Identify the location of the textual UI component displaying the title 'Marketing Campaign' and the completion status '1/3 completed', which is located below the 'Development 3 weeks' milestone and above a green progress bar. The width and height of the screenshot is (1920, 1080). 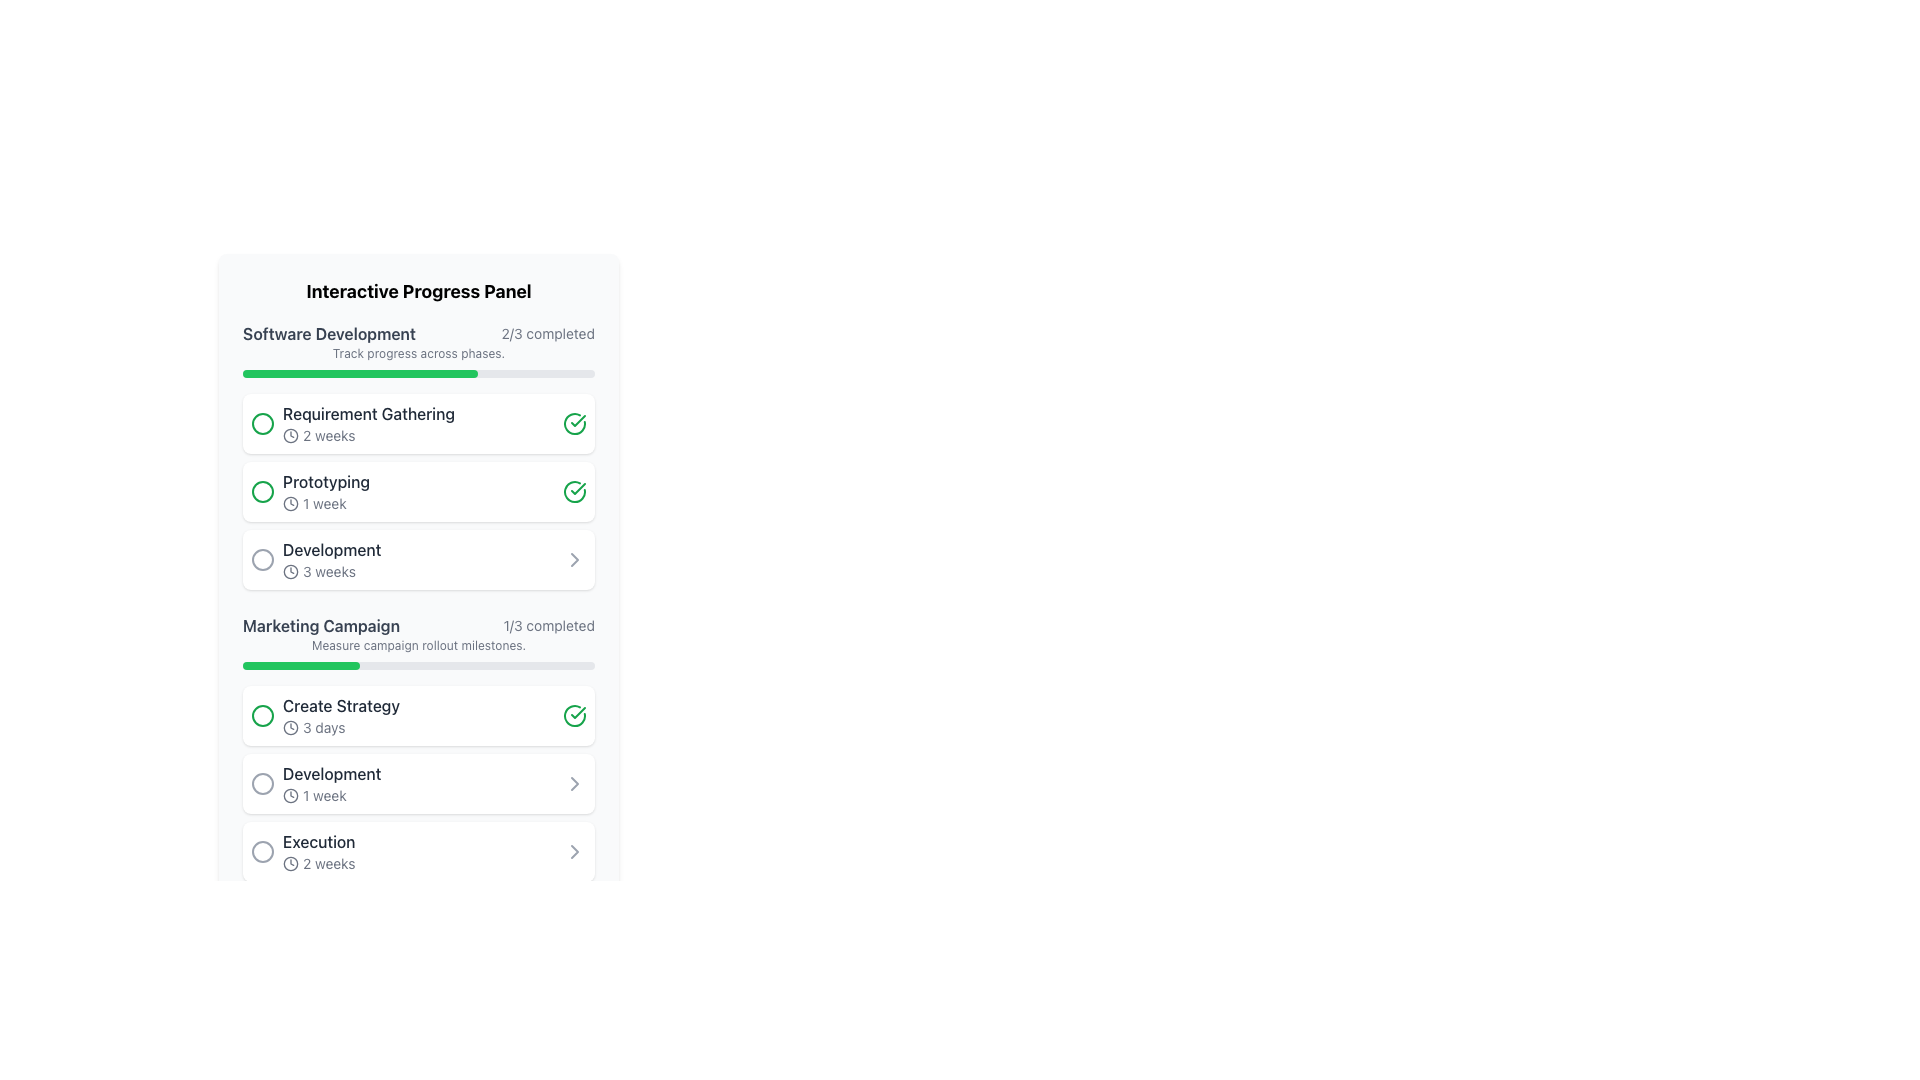
(417, 624).